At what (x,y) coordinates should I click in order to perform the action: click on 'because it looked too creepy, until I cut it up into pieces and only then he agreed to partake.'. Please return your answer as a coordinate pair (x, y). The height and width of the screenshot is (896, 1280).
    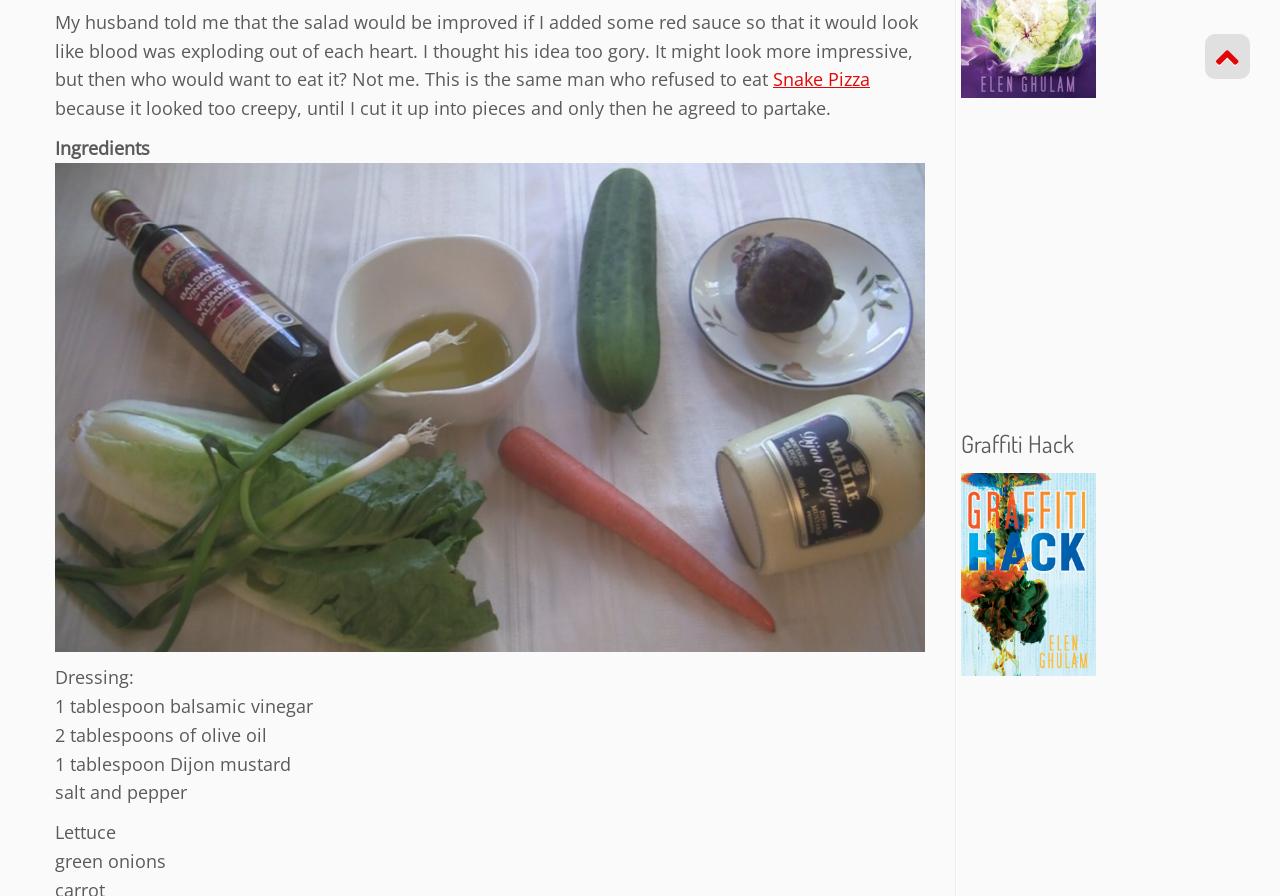
    Looking at the image, I should click on (442, 107).